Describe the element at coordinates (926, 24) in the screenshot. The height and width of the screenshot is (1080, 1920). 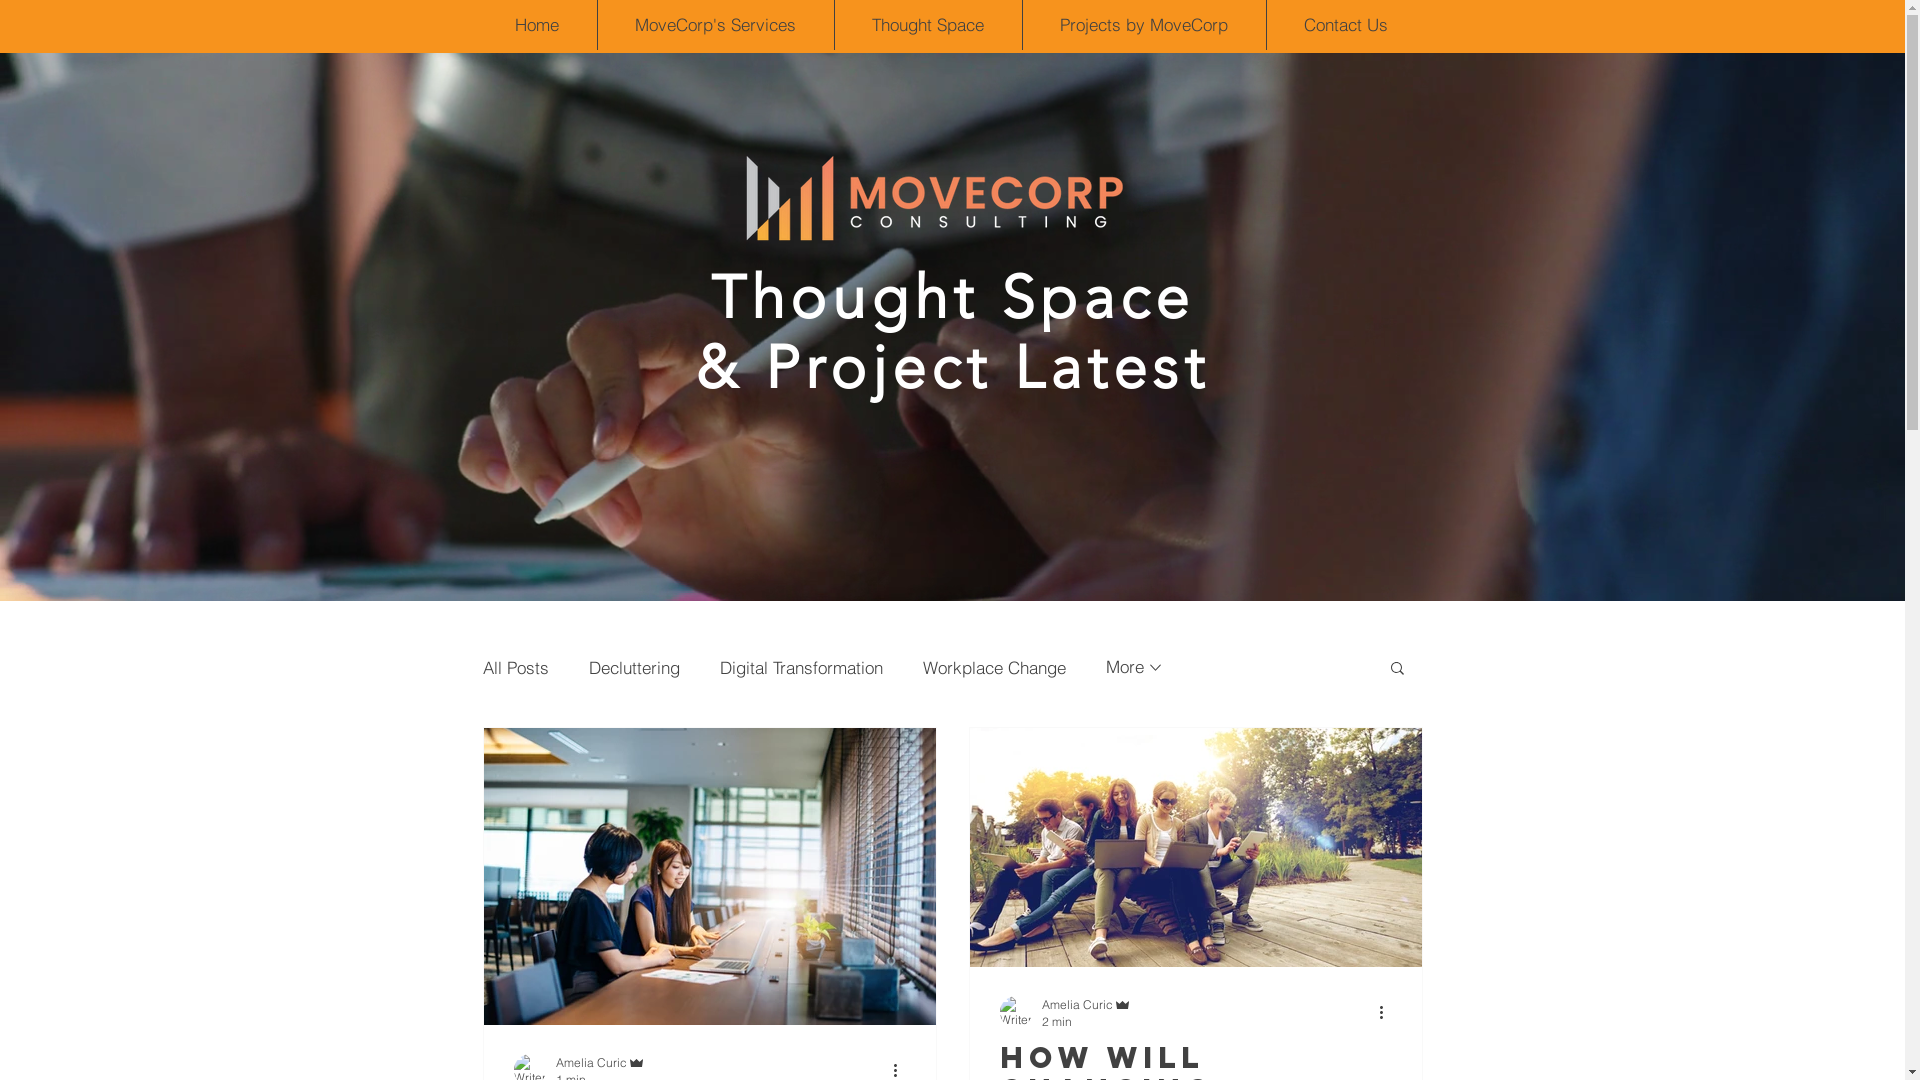
I see `'Thought Space'` at that location.